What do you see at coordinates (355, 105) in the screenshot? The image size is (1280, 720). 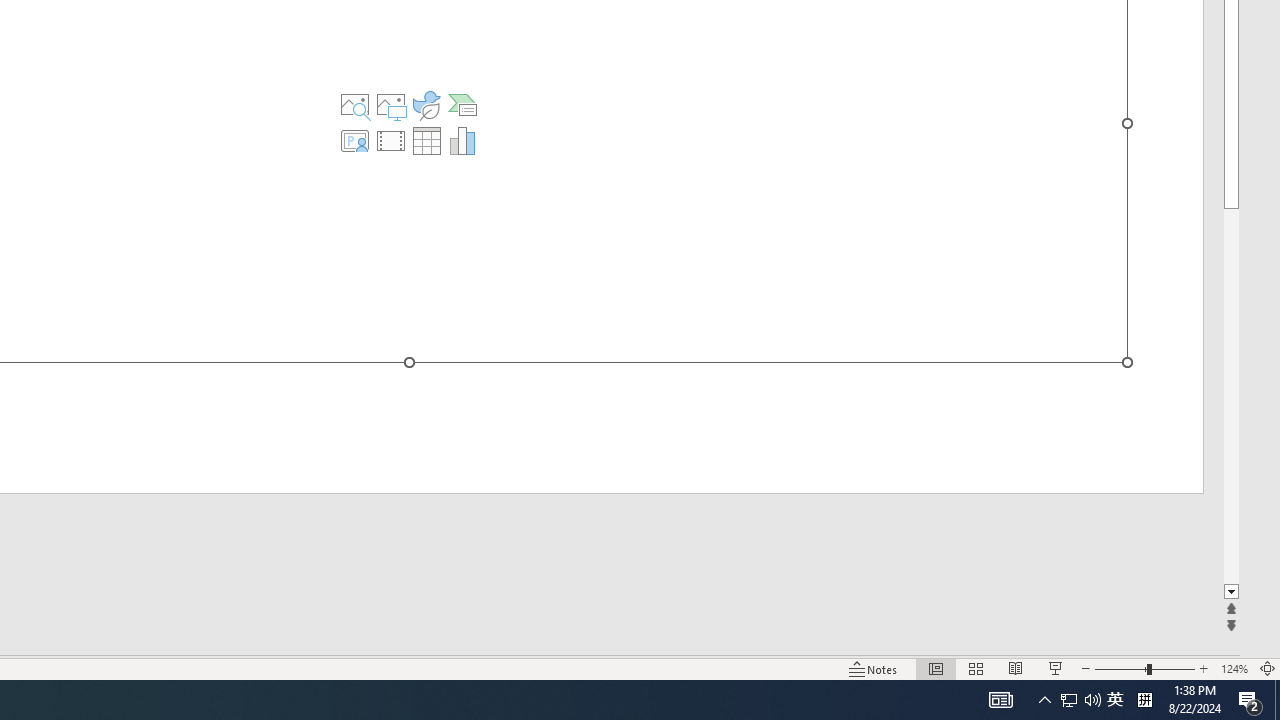 I see `'Stock Images'` at bounding box center [355, 105].